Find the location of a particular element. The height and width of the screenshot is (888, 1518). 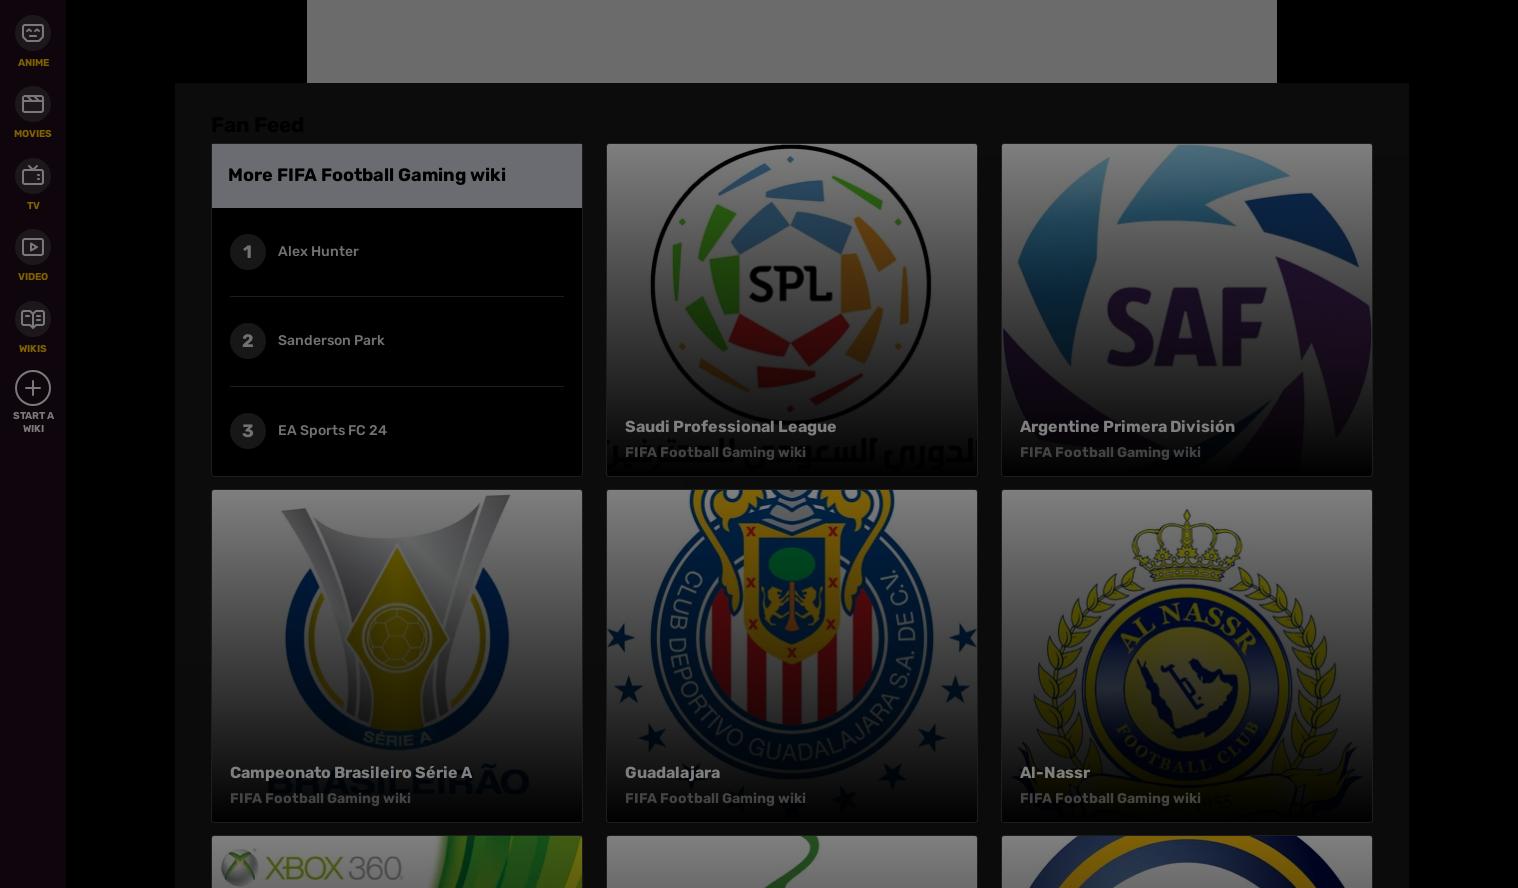

'Local Sitemap' is located at coordinates (595, 134).